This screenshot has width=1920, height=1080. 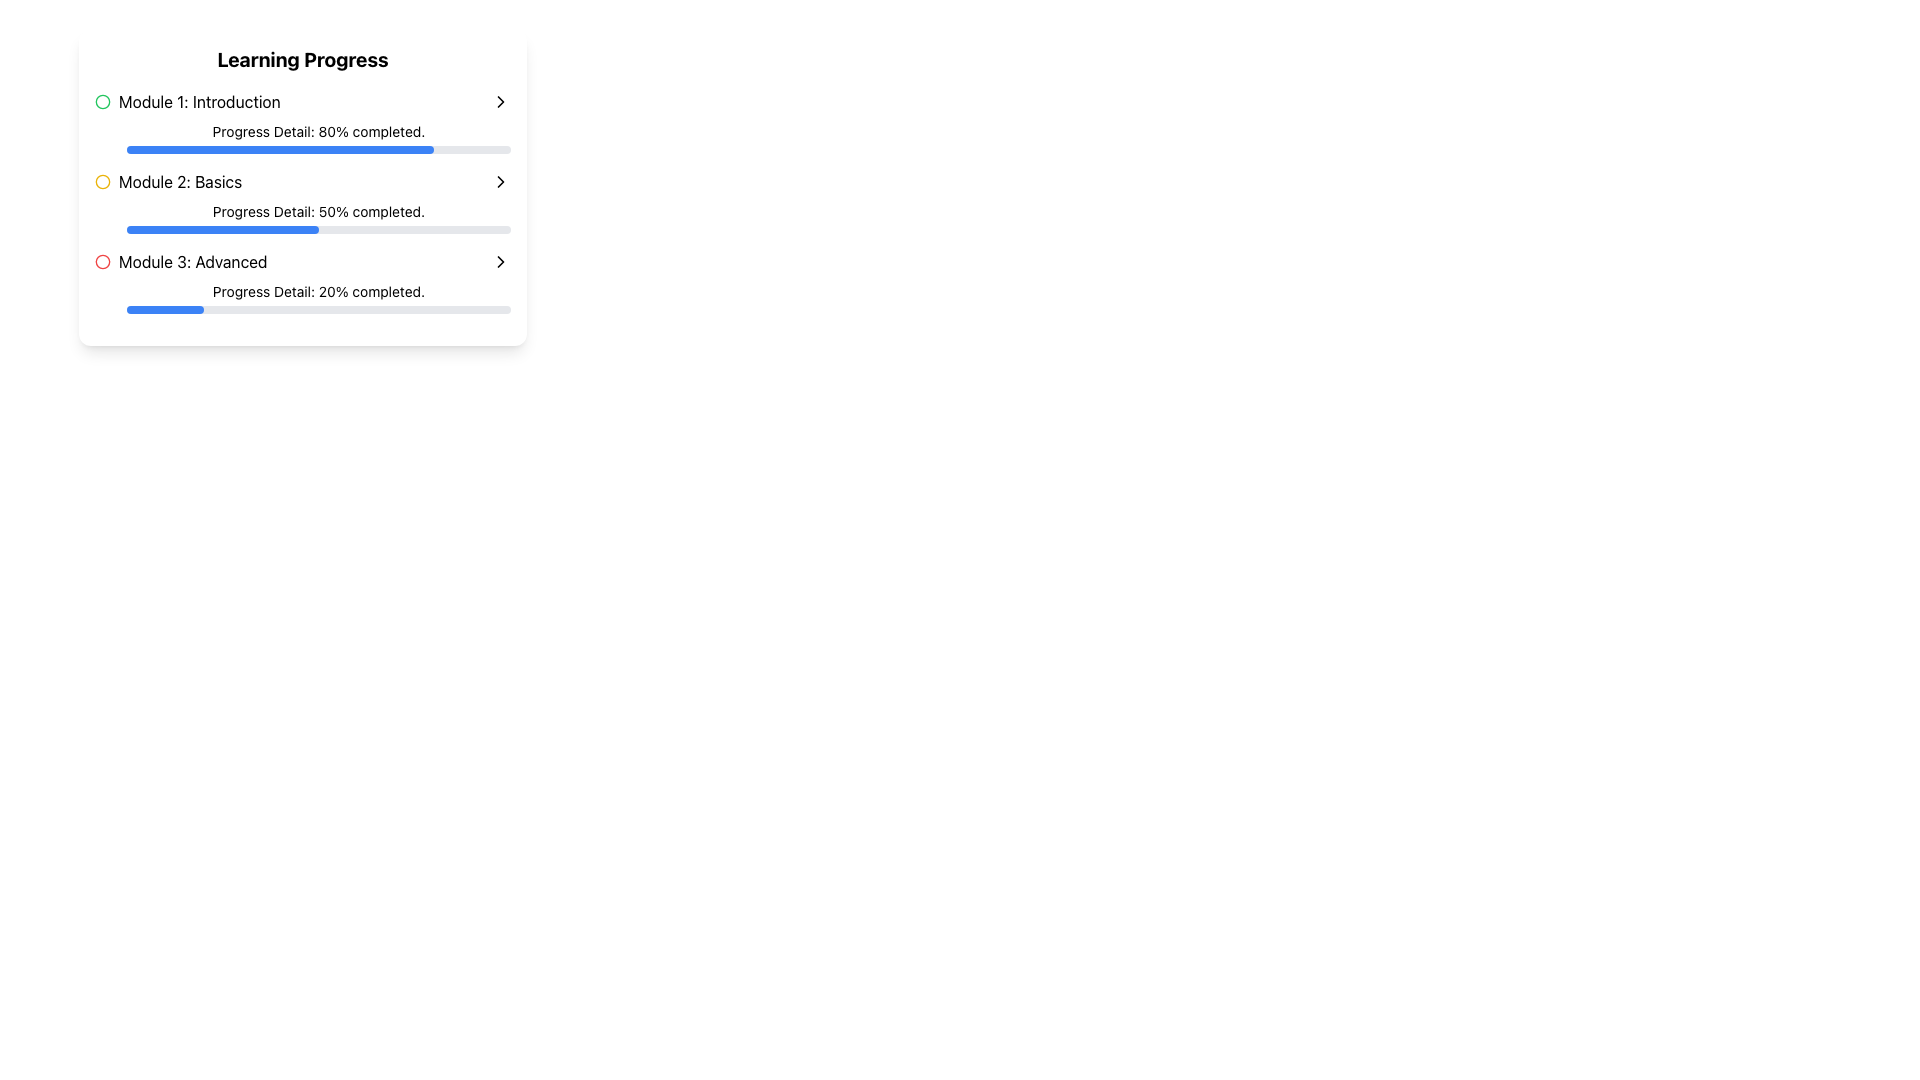 I want to click on the circular icon with a yellow border that serves as a visual indicator for 'Module 2: Basics', located to the left of its associated text label, so click(x=101, y=181).